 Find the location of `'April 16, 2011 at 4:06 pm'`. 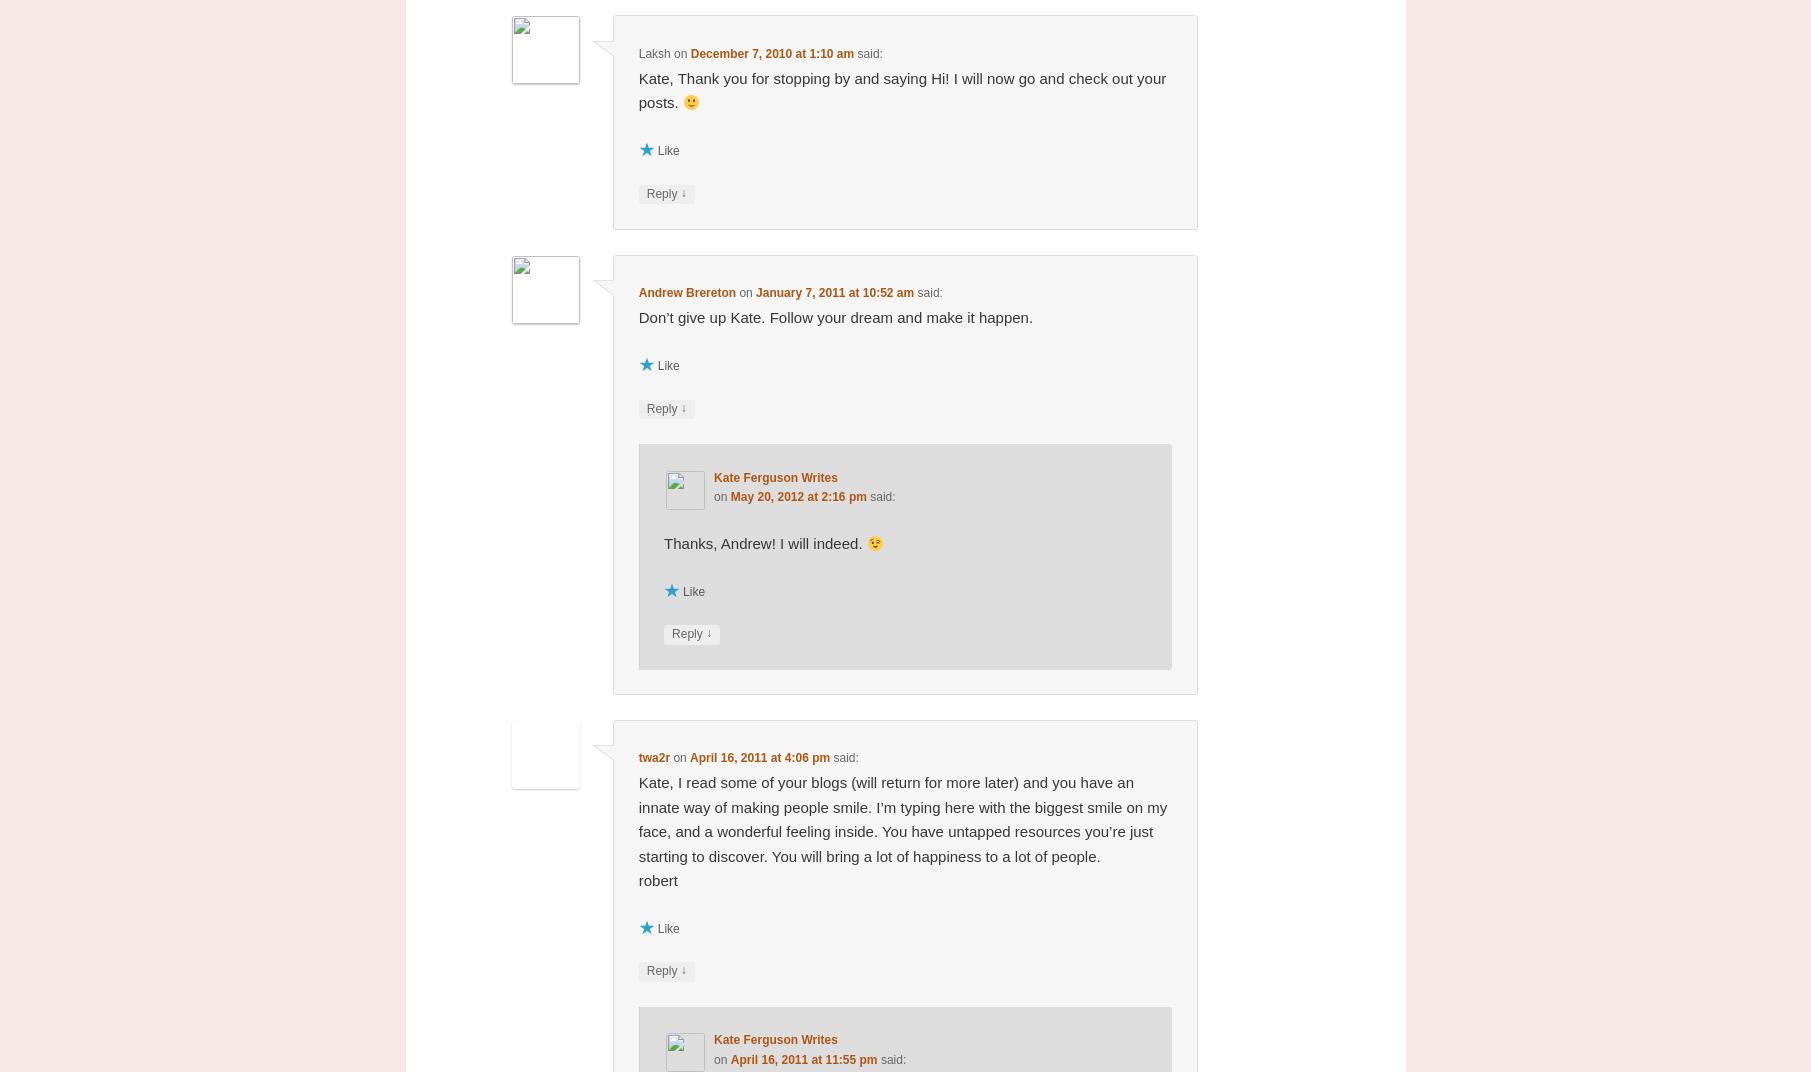

'April 16, 2011 at 4:06 pm' is located at coordinates (759, 758).